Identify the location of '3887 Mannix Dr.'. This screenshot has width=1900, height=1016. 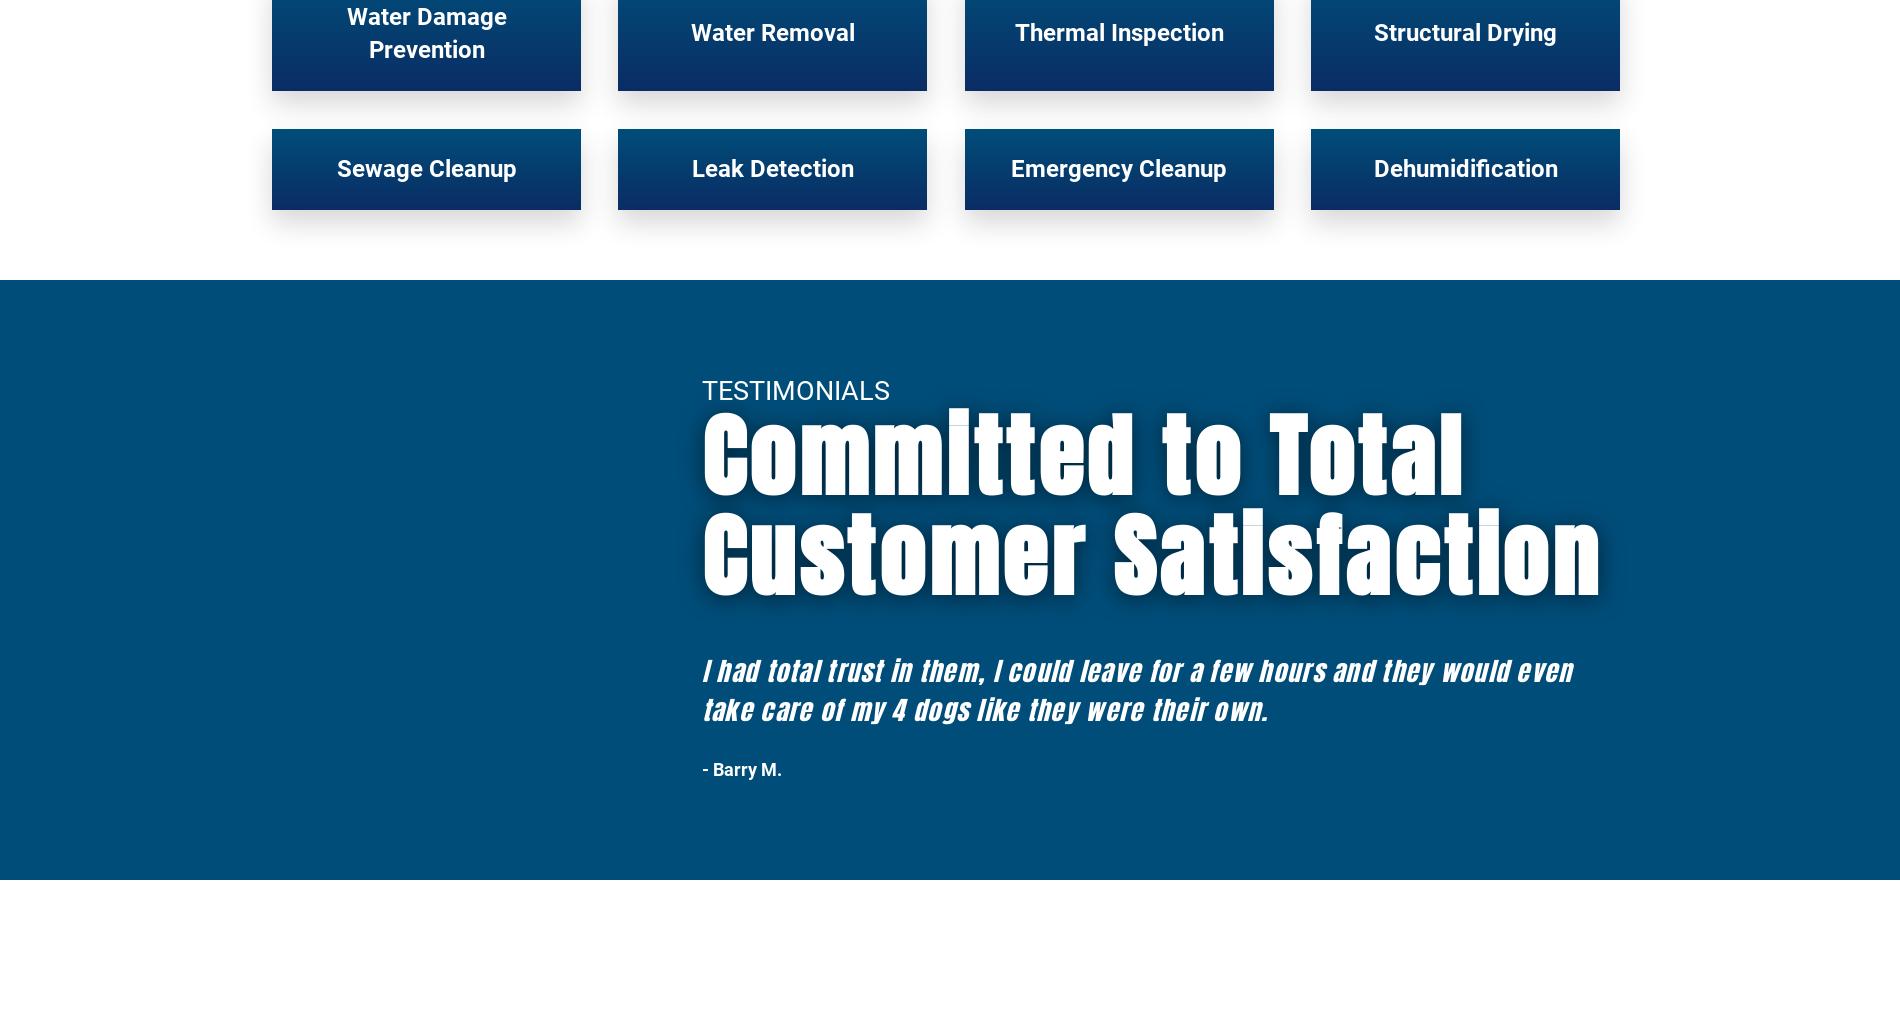
(1400, 731).